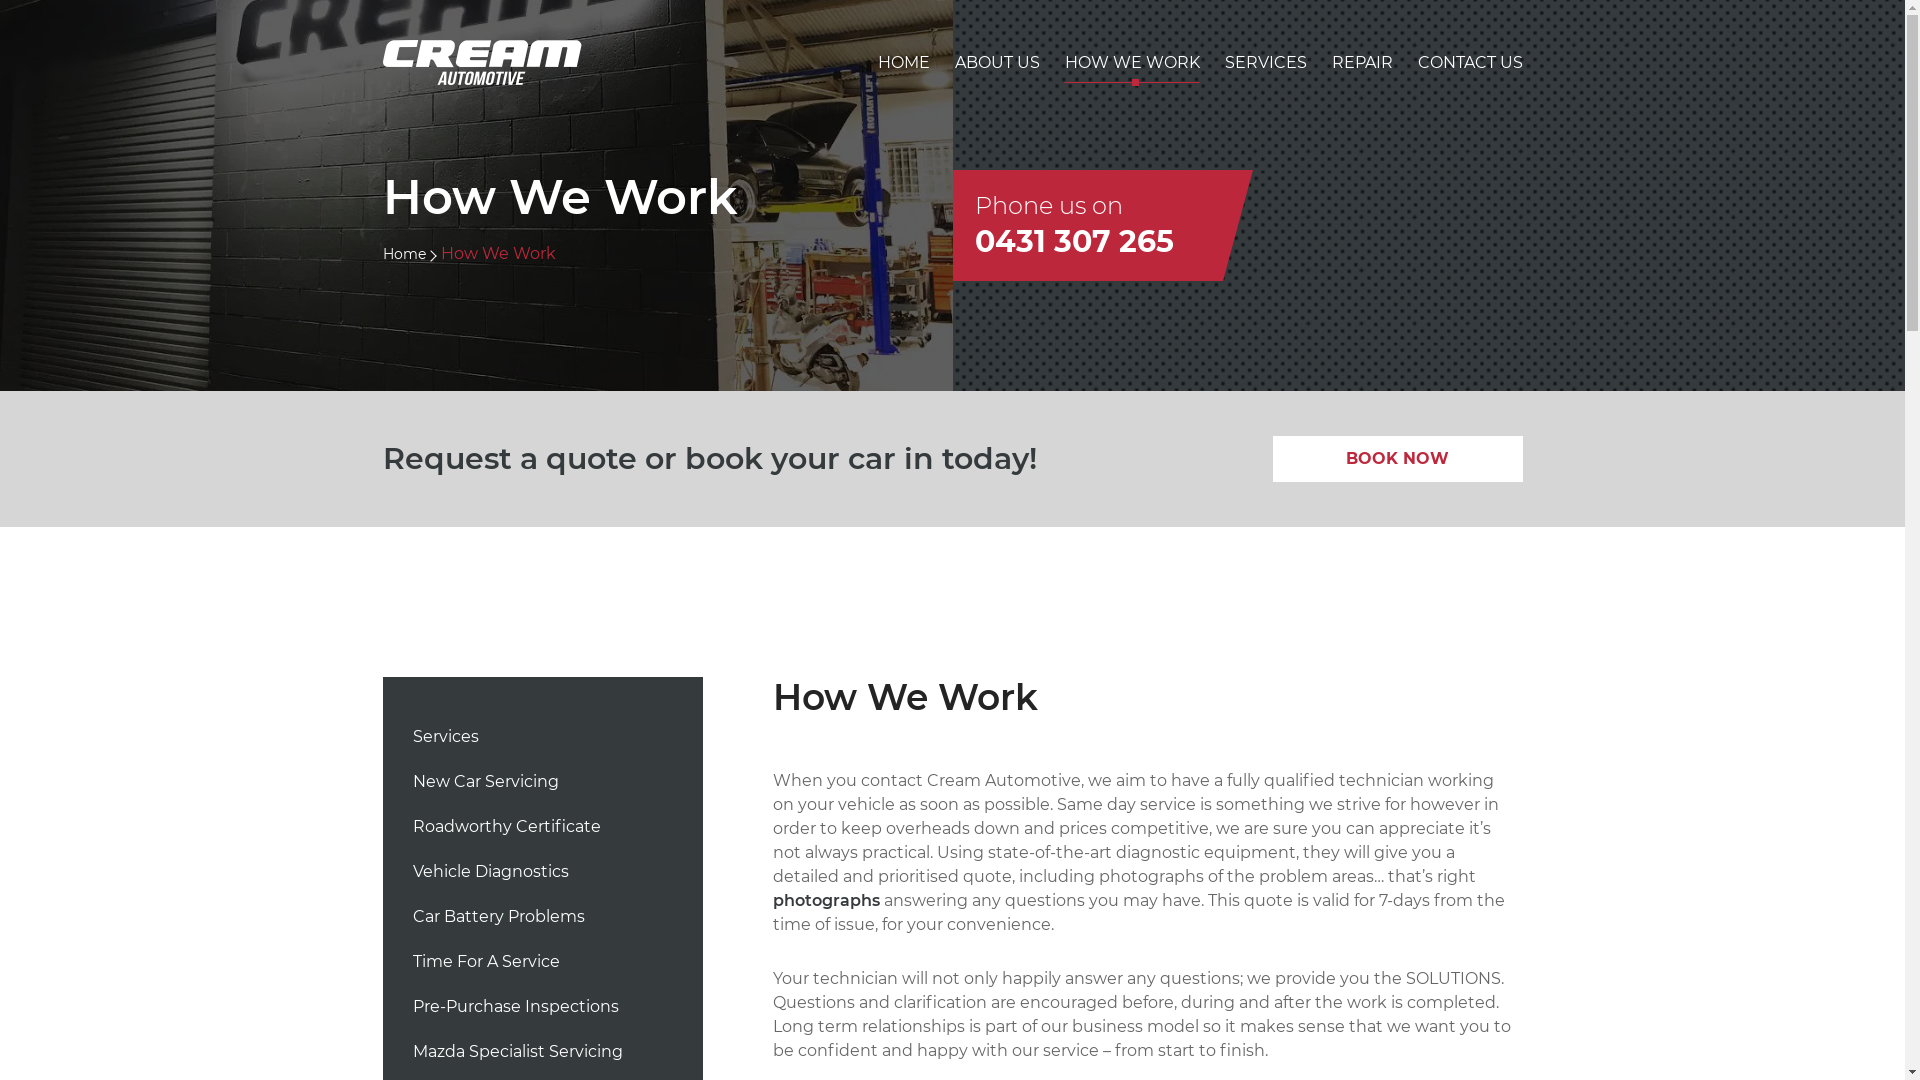 This screenshot has width=1920, height=1080. Describe the element at coordinates (996, 68) in the screenshot. I see `'ABOUT US'` at that location.